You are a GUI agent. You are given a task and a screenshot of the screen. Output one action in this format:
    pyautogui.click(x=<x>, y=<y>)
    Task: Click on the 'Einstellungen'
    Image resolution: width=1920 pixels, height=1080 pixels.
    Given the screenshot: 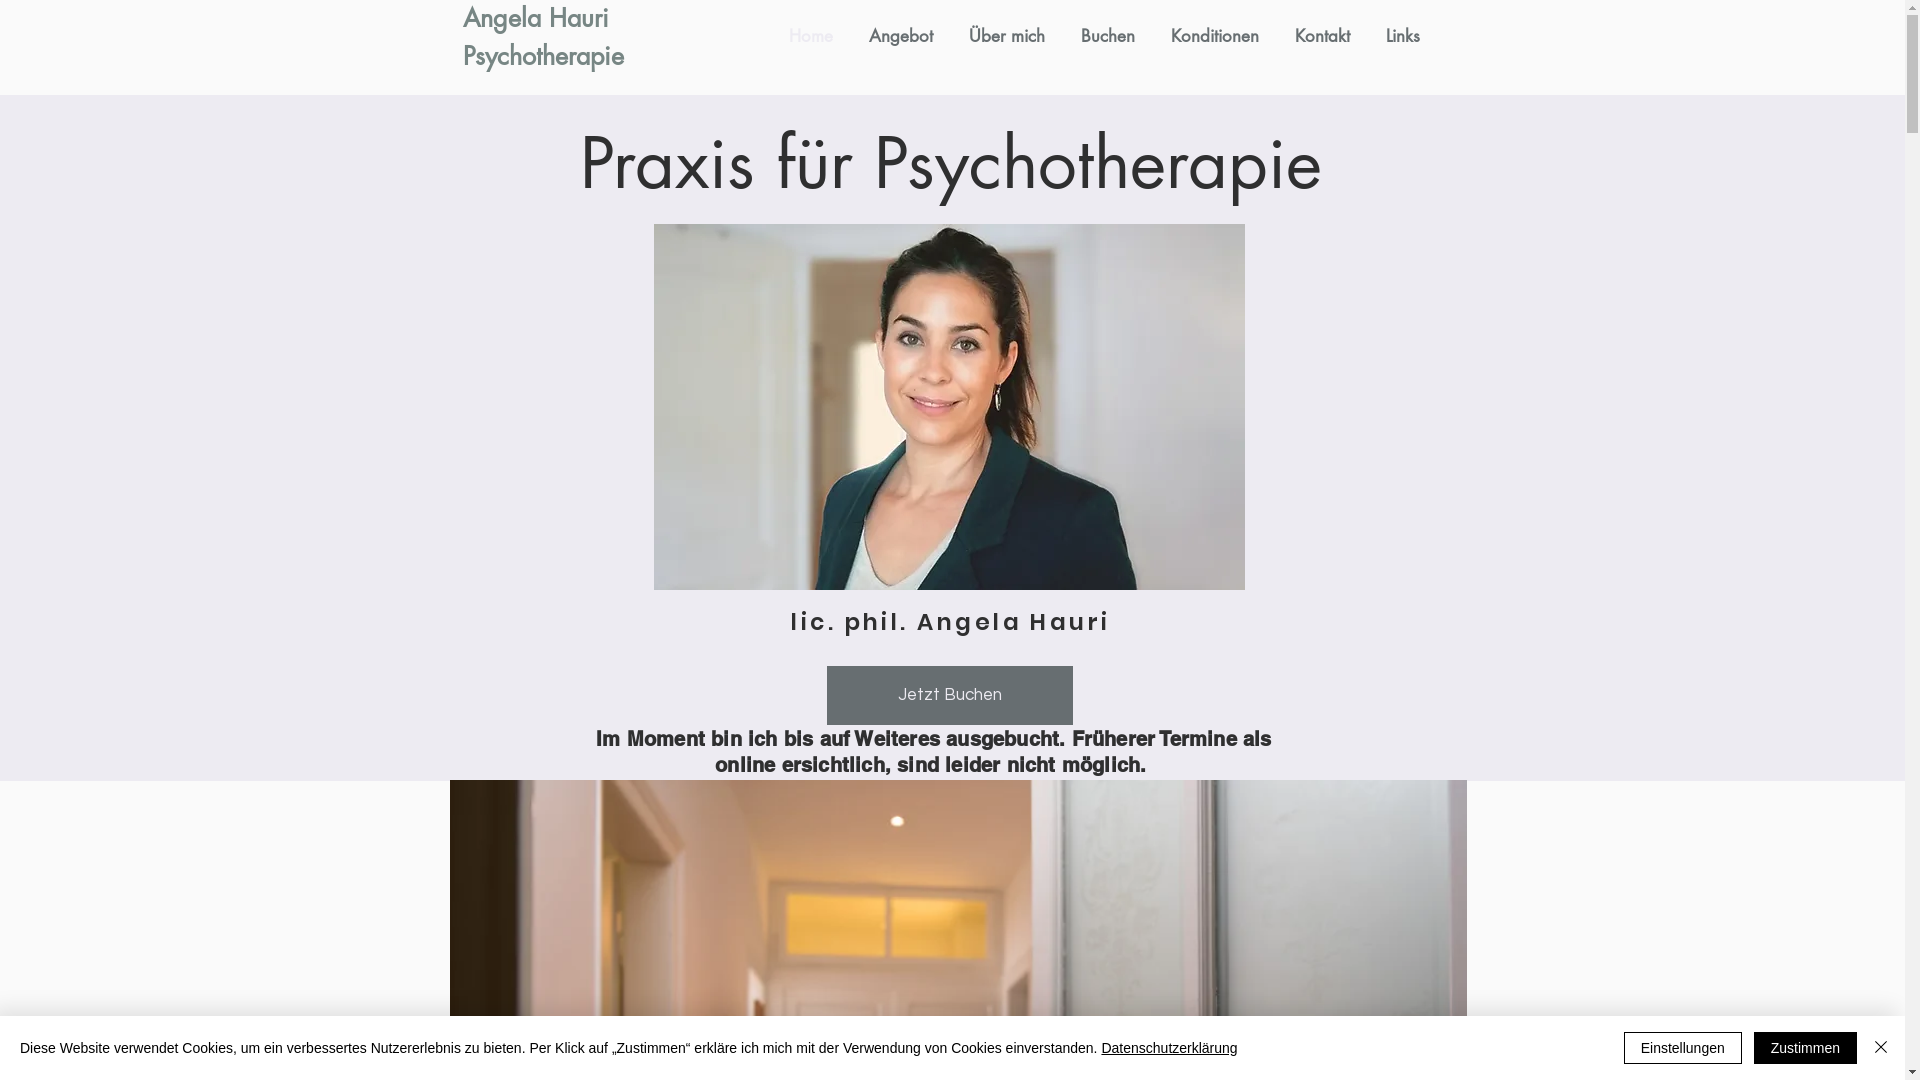 What is the action you would take?
    pyautogui.click(x=1682, y=1047)
    